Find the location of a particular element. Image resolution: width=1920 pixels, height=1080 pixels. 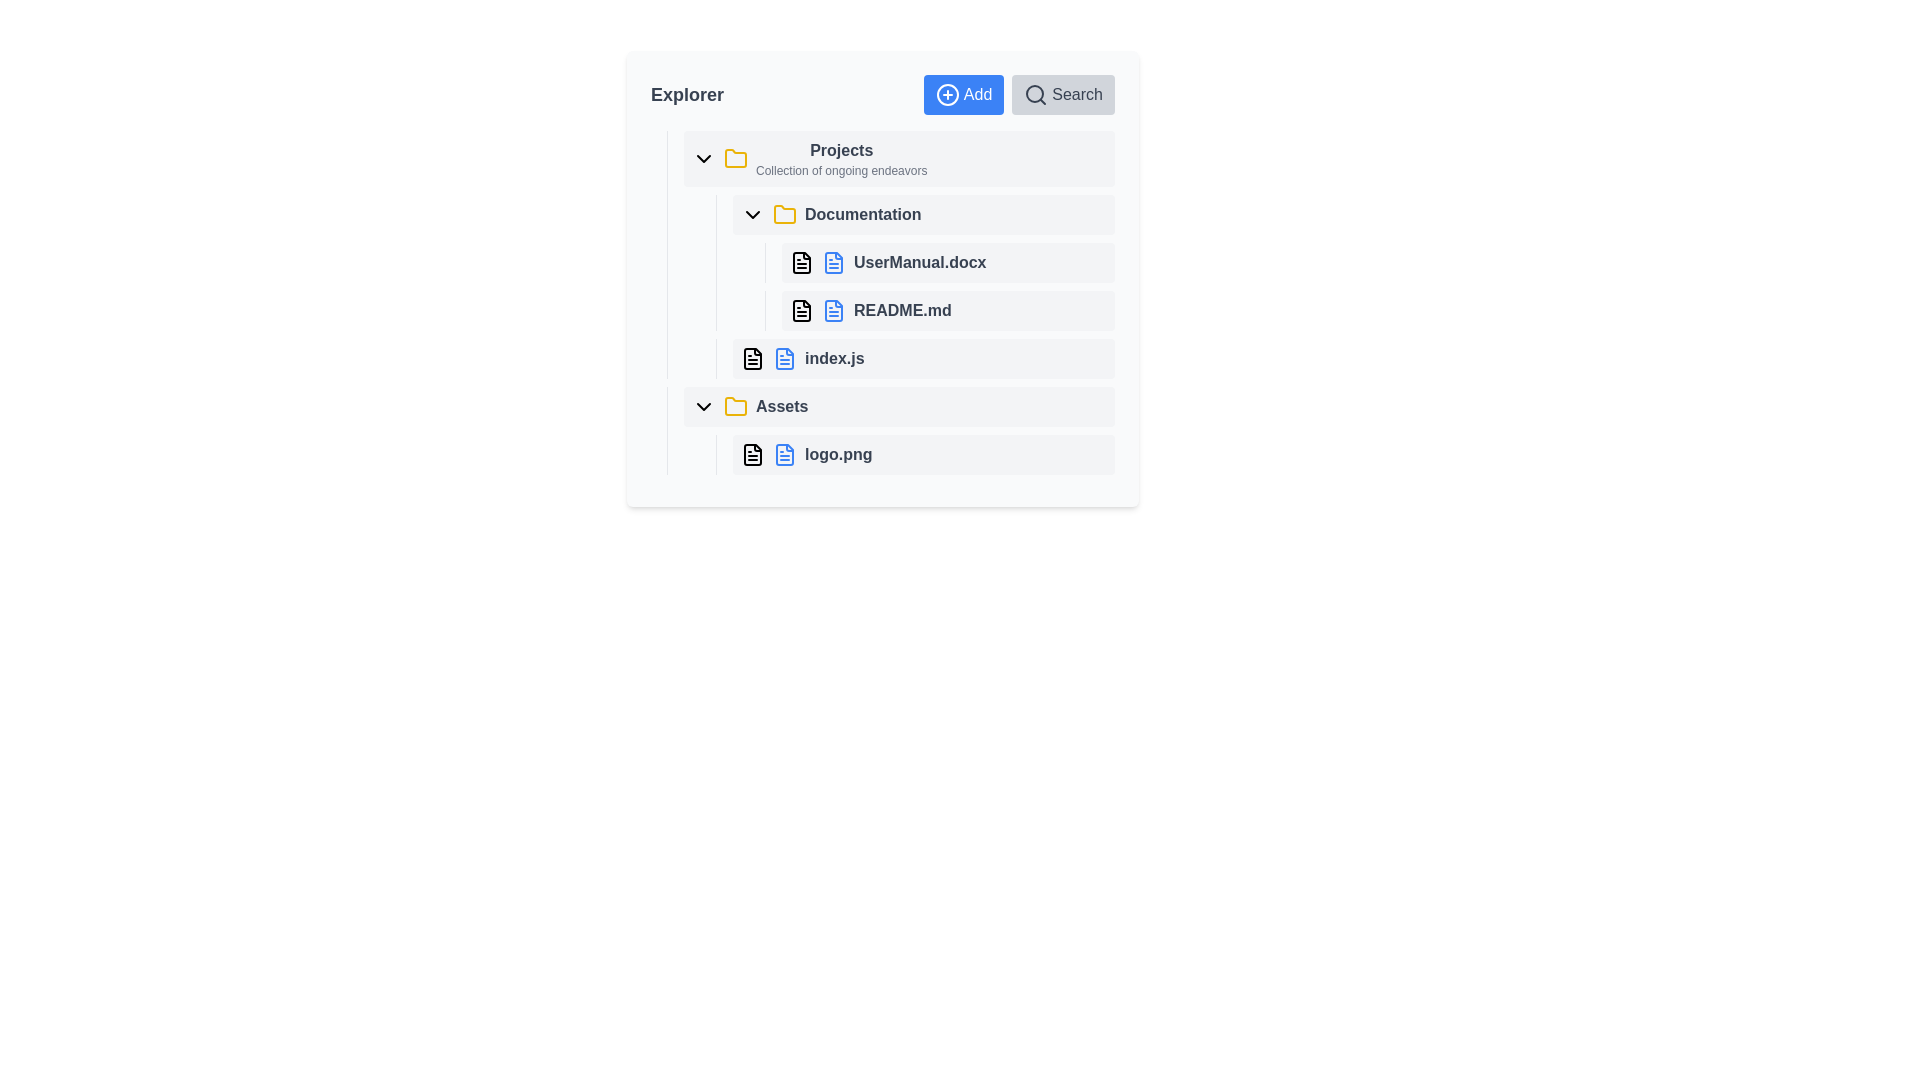

the vibrant blue file icon with a folded corner representing the file labeled 'logo.png' is located at coordinates (784, 455).